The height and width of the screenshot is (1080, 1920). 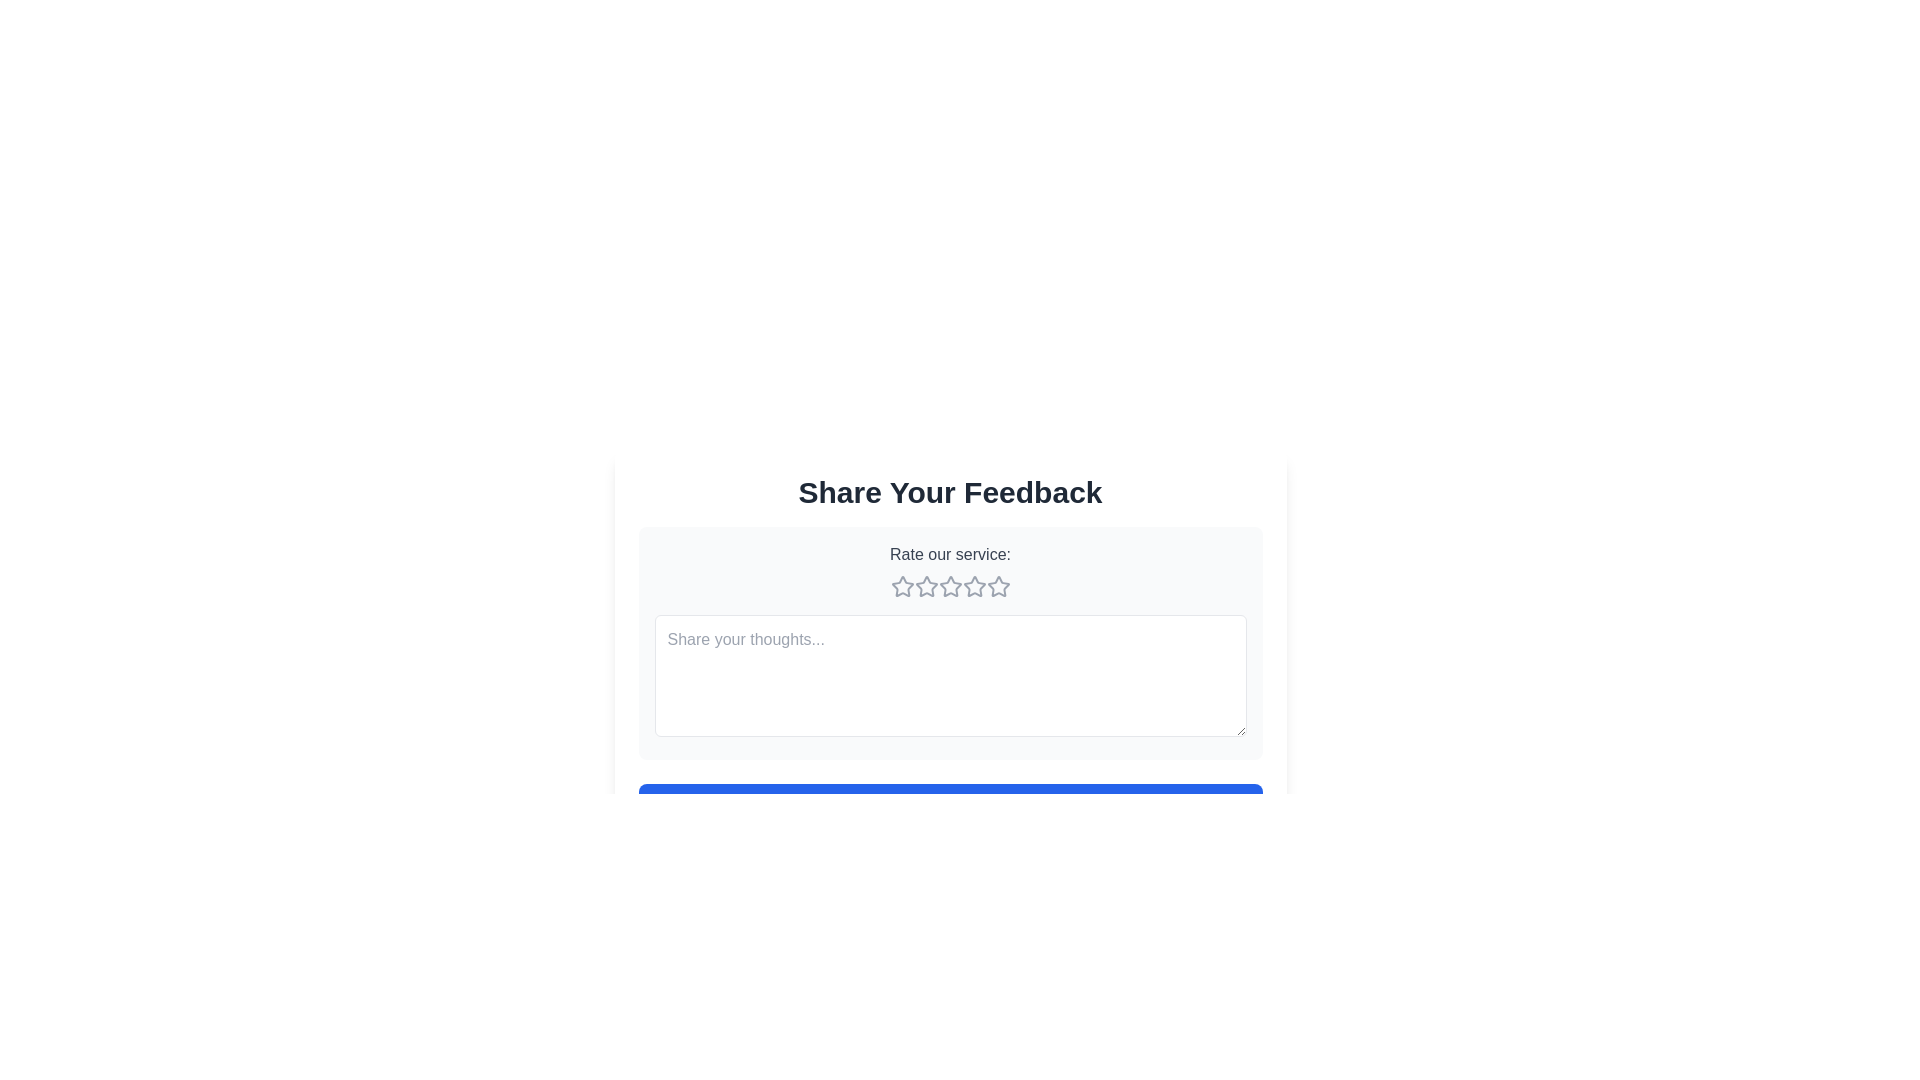 What do you see at coordinates (949, 493) in the screenshot?
I see `the prominent header with large, bold text that is dark charcoal gray and centrally located above the feedback section` at bounding box center [949, 493].